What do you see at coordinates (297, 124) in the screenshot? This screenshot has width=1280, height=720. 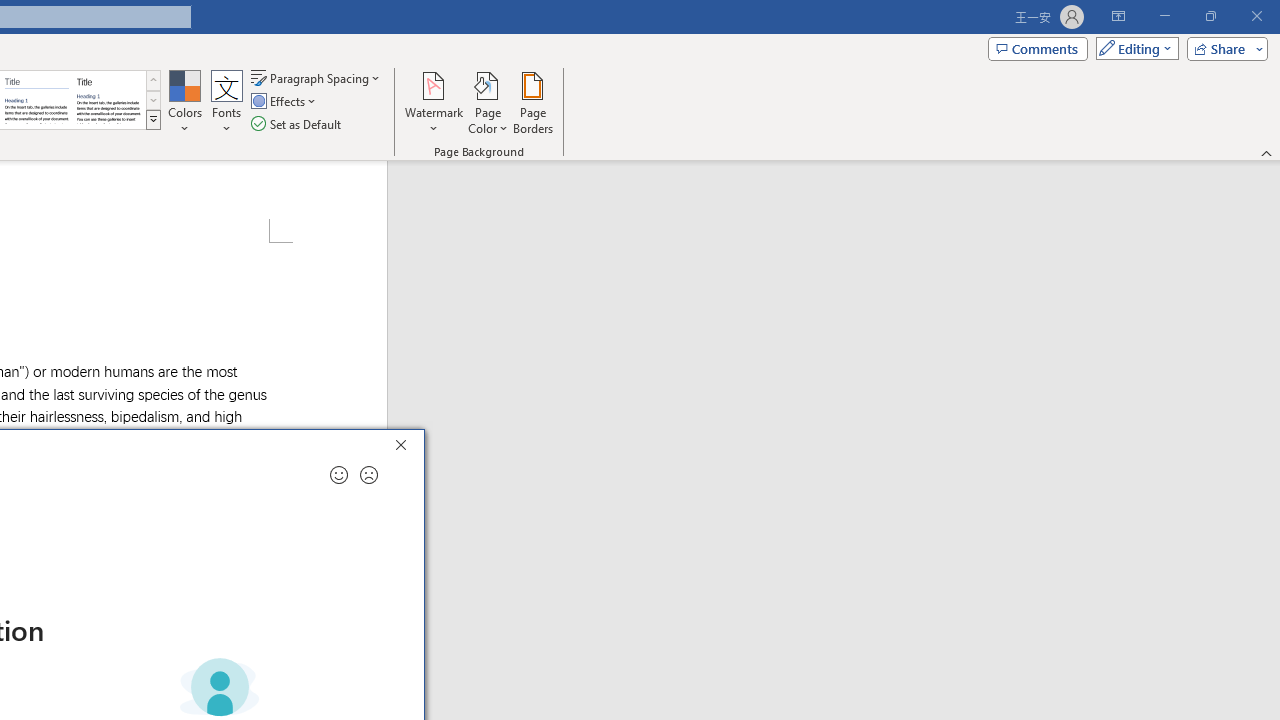 I see `'Set as Default'` at bounding box center [297, 124].